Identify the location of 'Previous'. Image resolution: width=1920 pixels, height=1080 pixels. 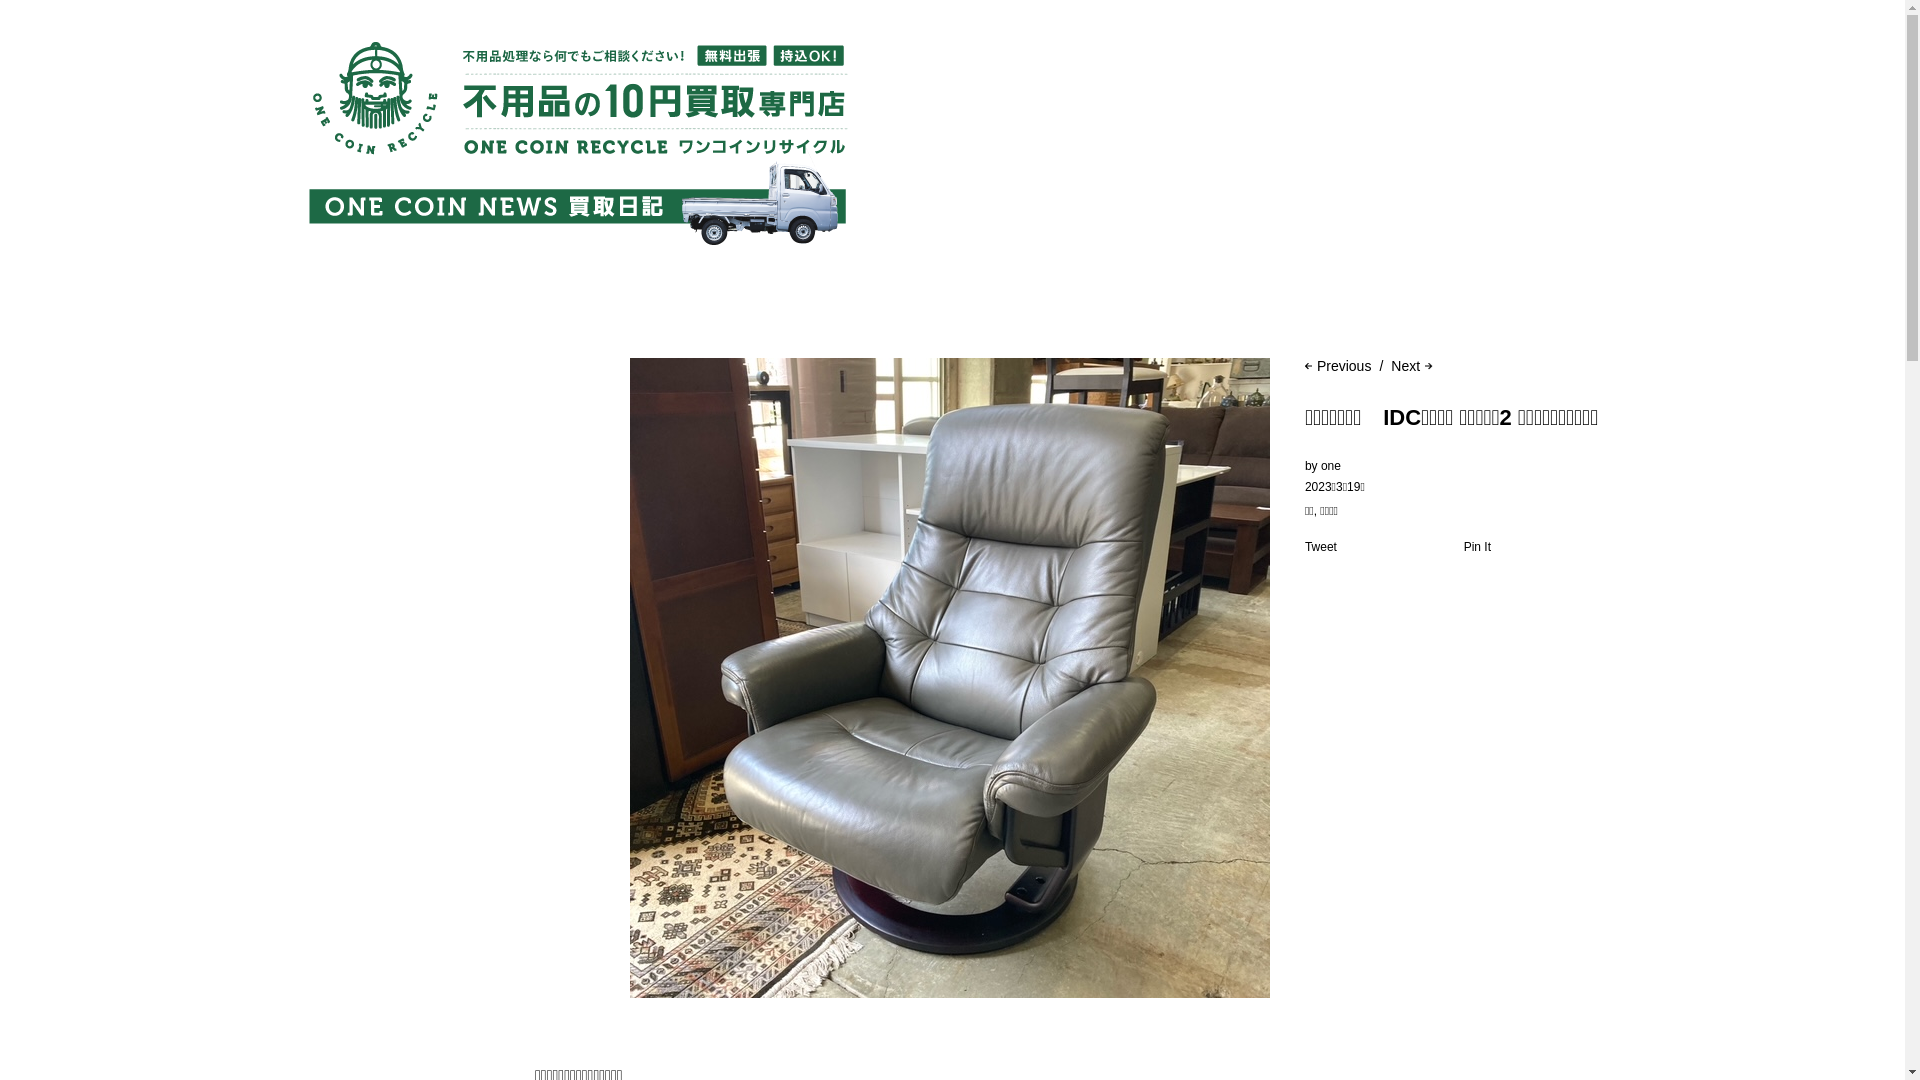
(1338, 366).